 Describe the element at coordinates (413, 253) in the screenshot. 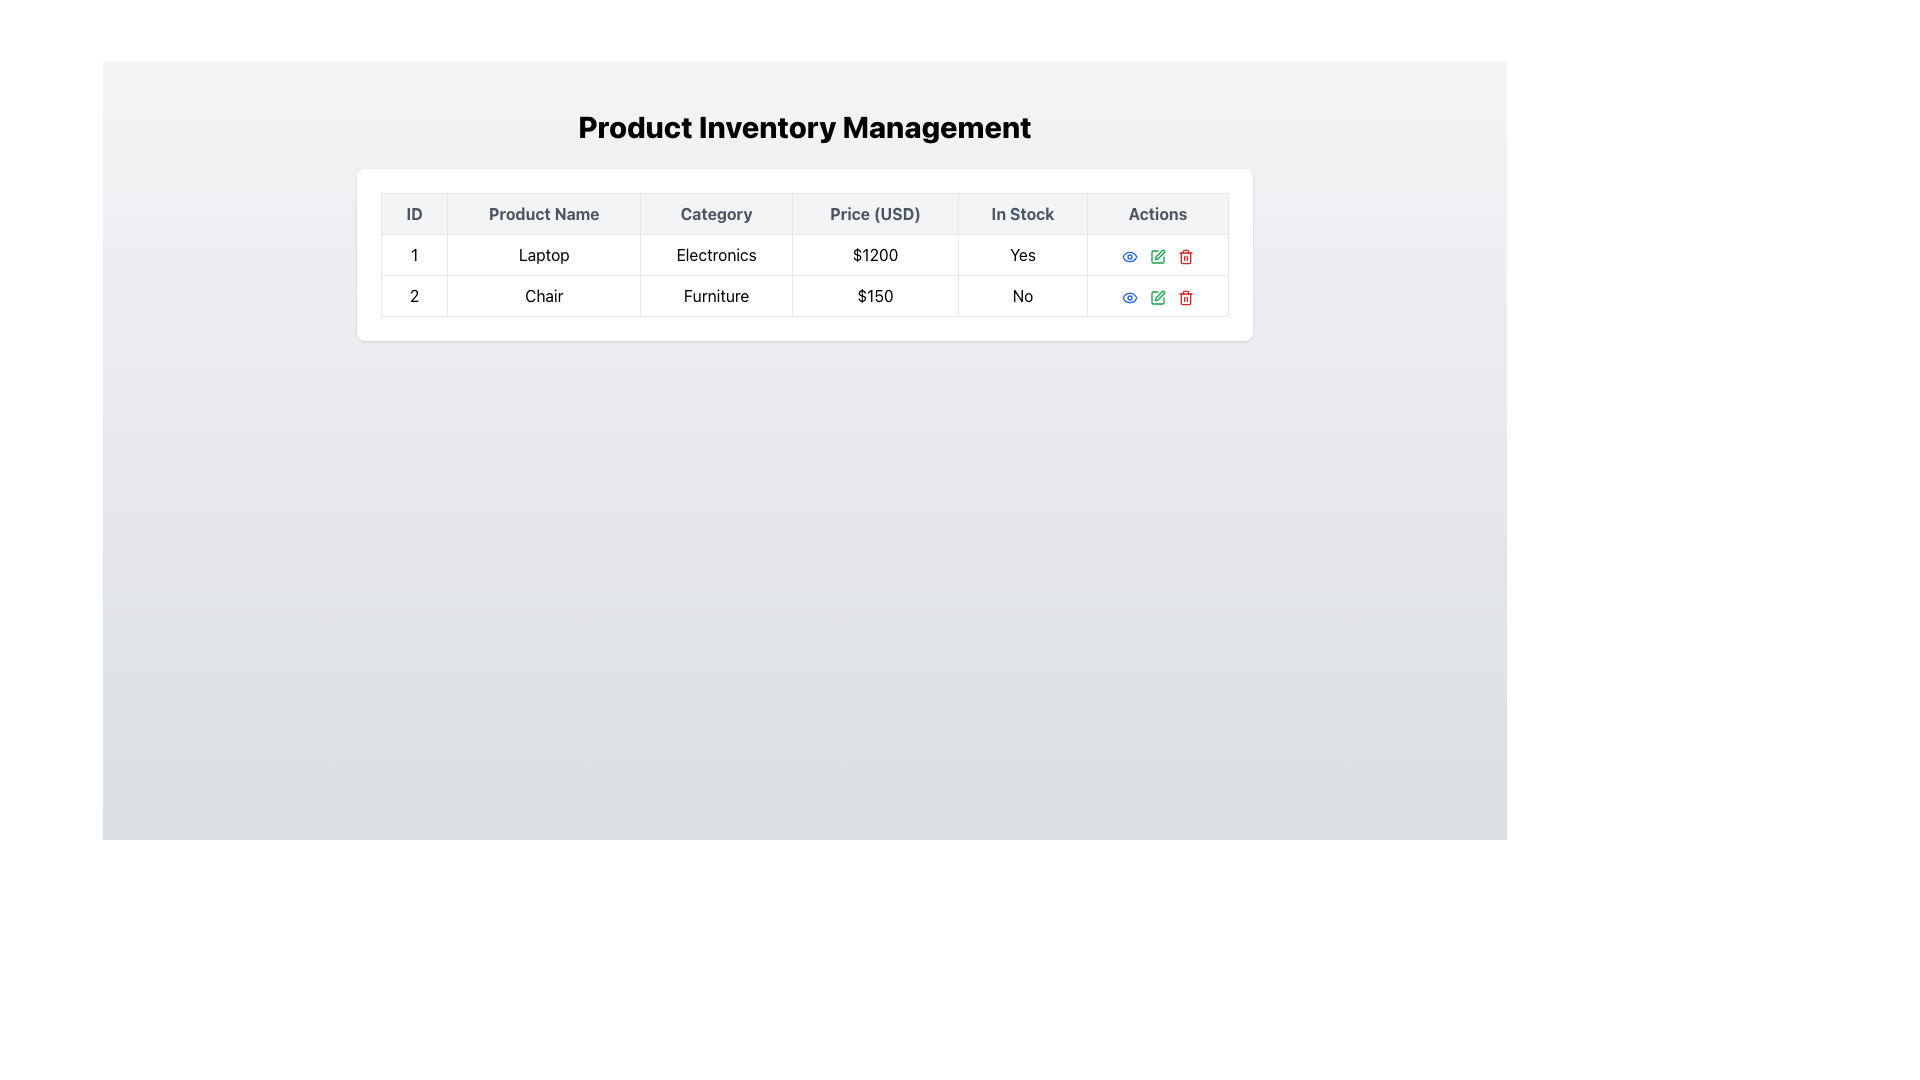

I see `the table cell containing the text '1' in the 'ID' column of the 'Product Inventory Management' table` at that location.